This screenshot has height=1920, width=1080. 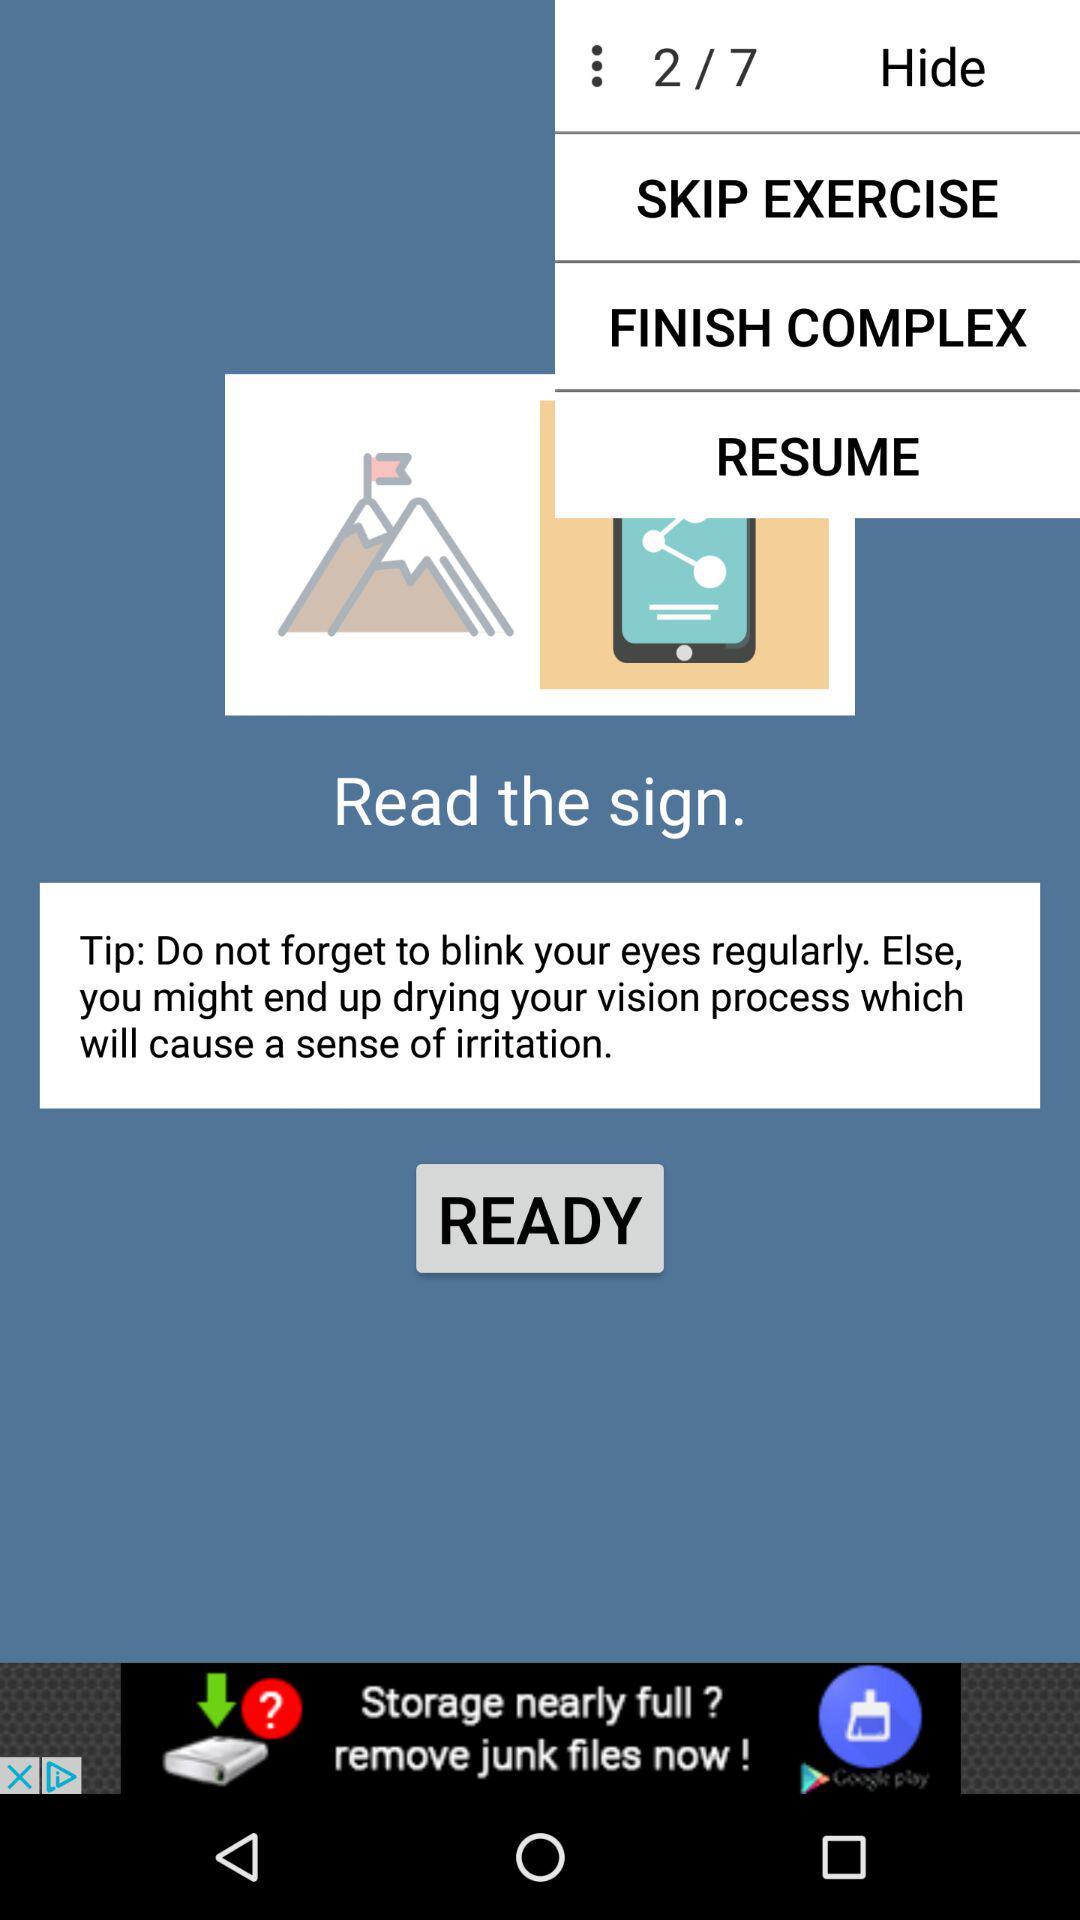 What do you see at coordinates (540, 1727) in the screenshot?
I see `menu bar` at bounding box center [540, 1727].